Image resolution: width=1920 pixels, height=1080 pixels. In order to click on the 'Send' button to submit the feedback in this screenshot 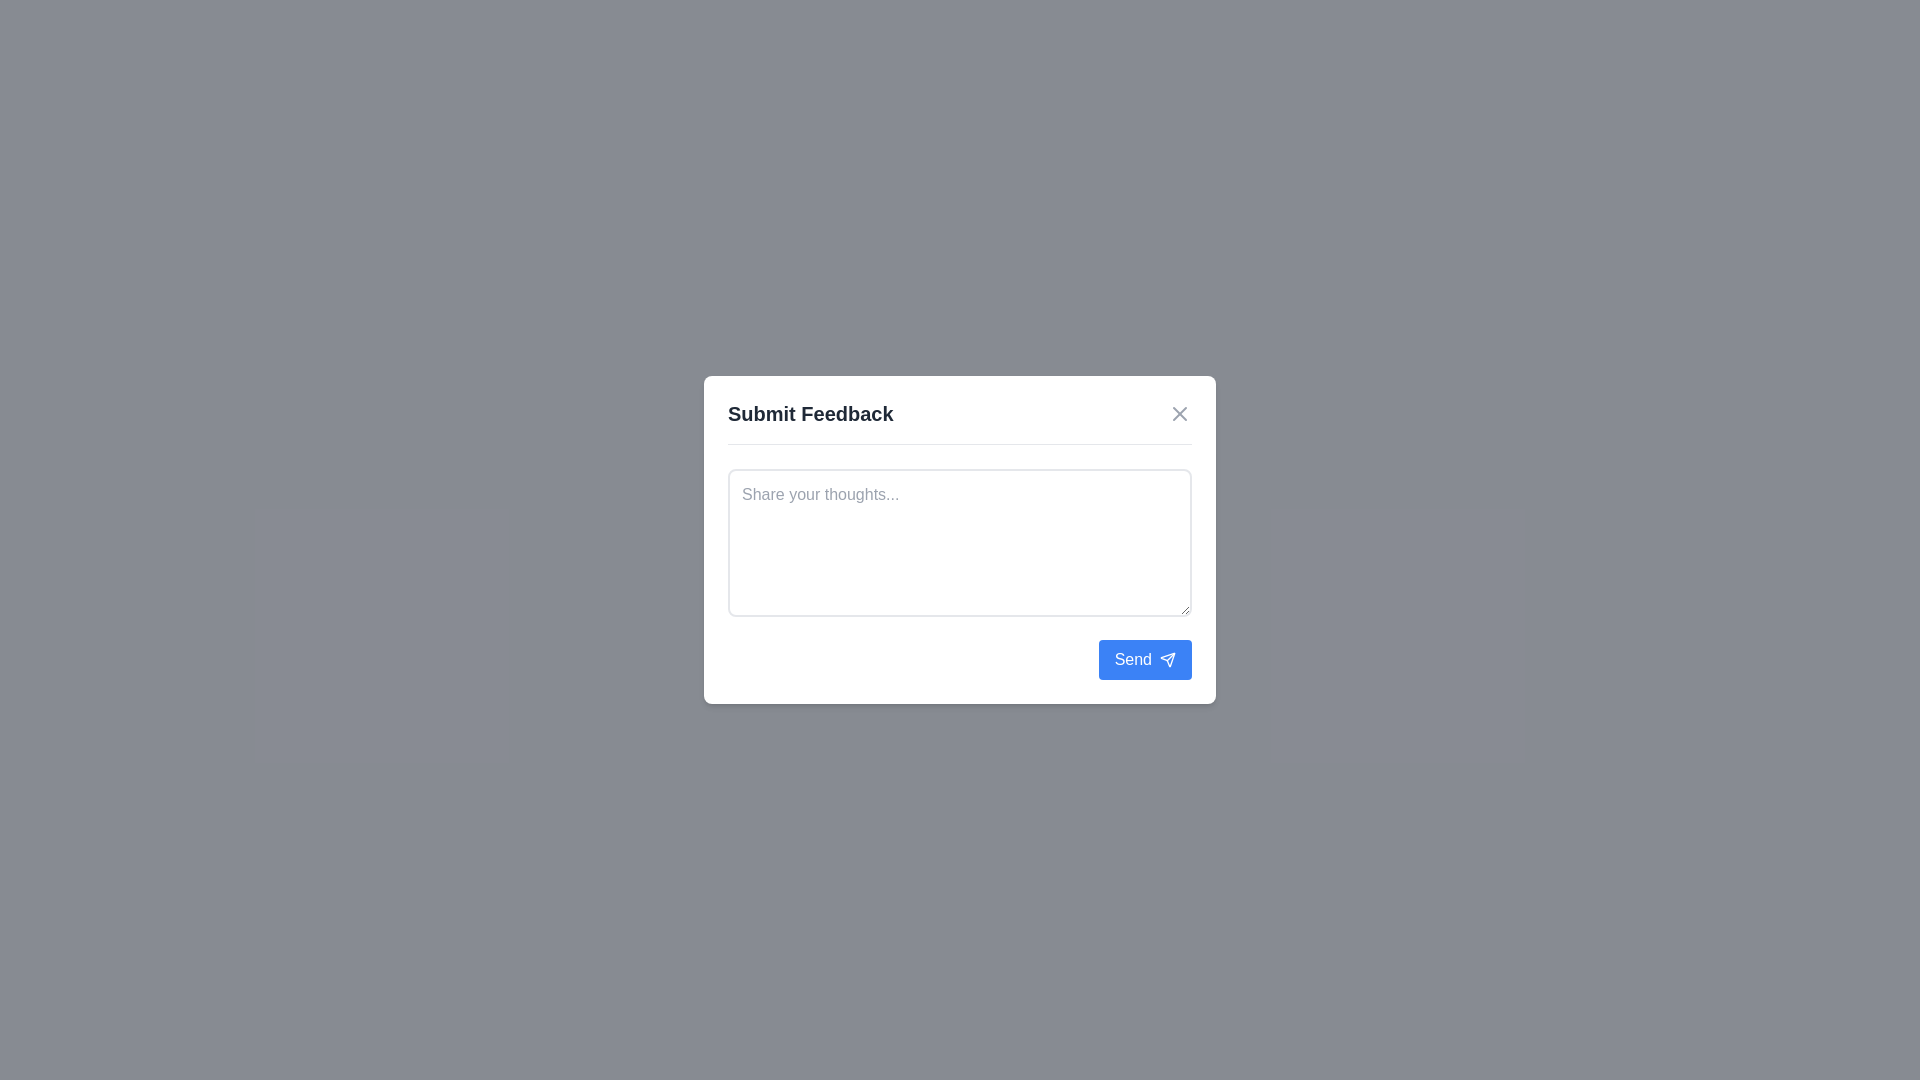, I will do `click(1145, 659)`.